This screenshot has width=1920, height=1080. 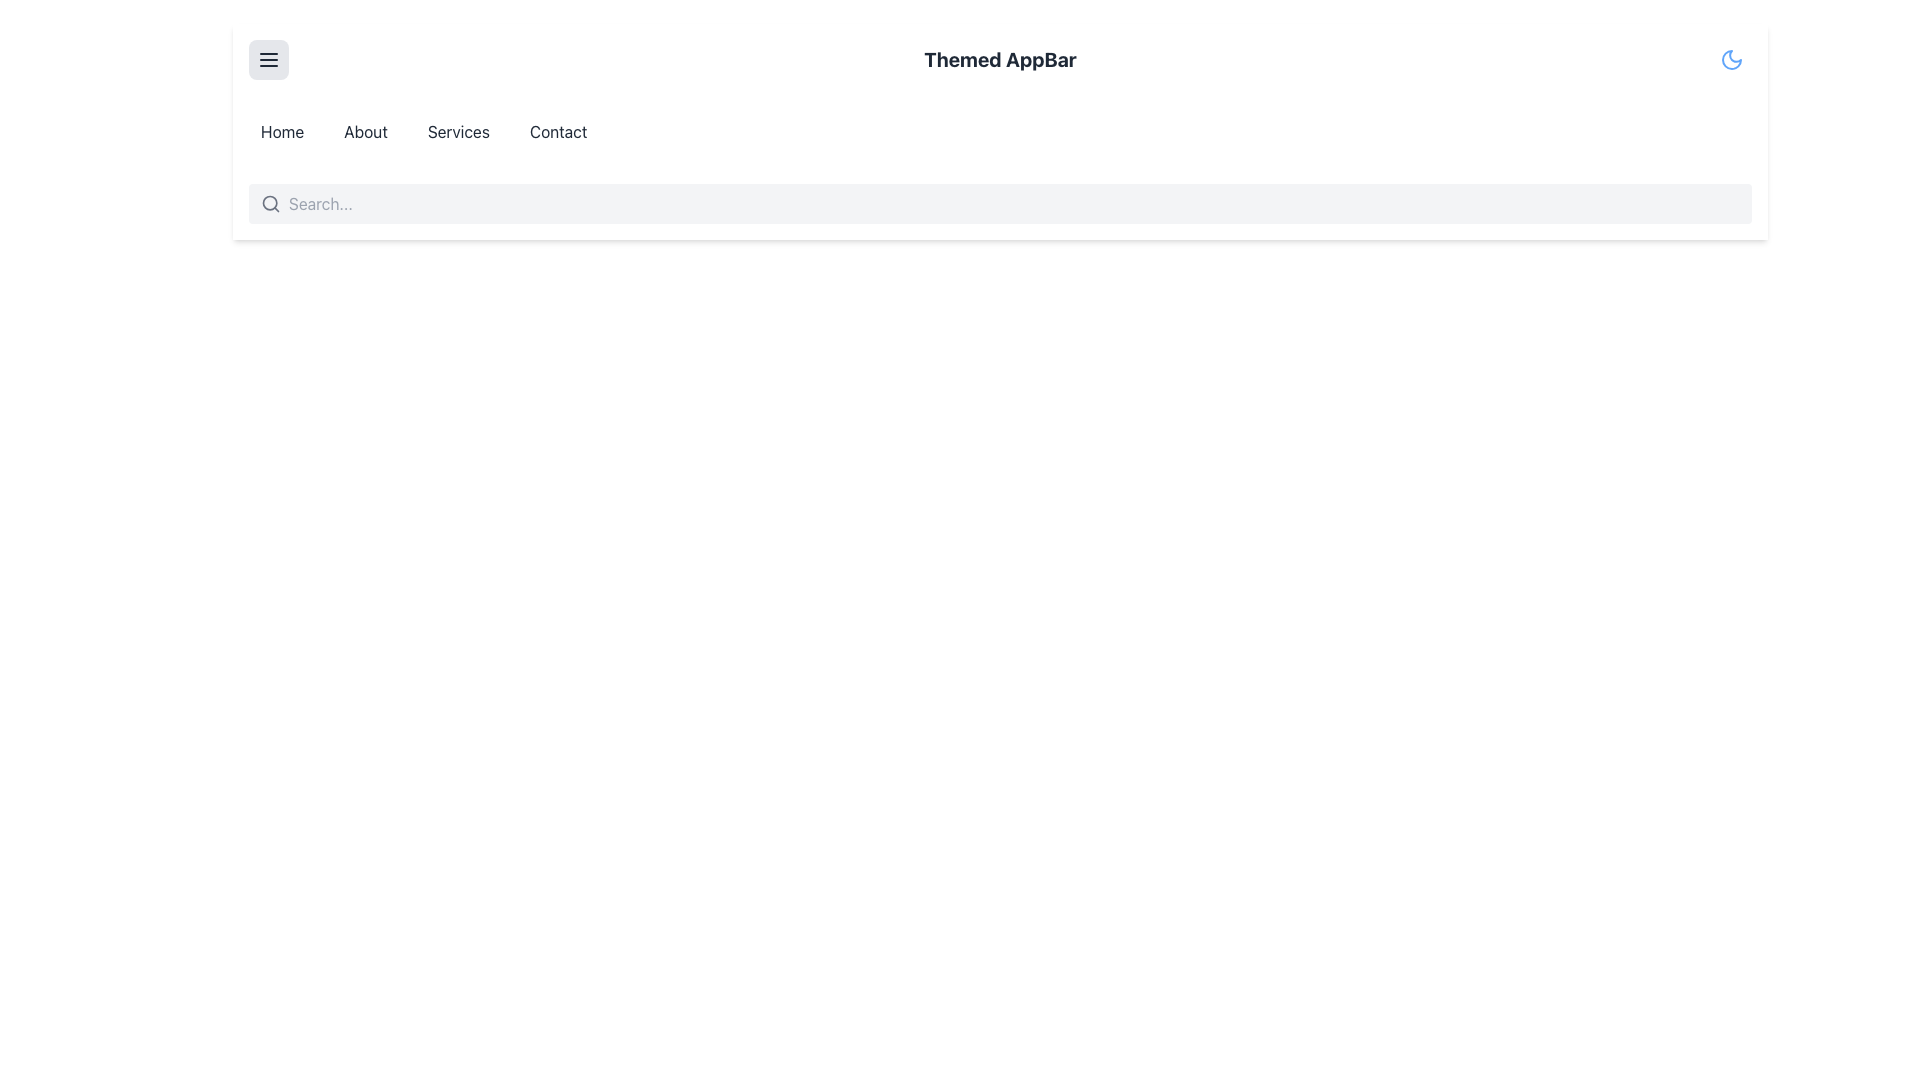 I want to click on the 'Contact' button in the horizontal navigation menu, so click(x=558, y=131).